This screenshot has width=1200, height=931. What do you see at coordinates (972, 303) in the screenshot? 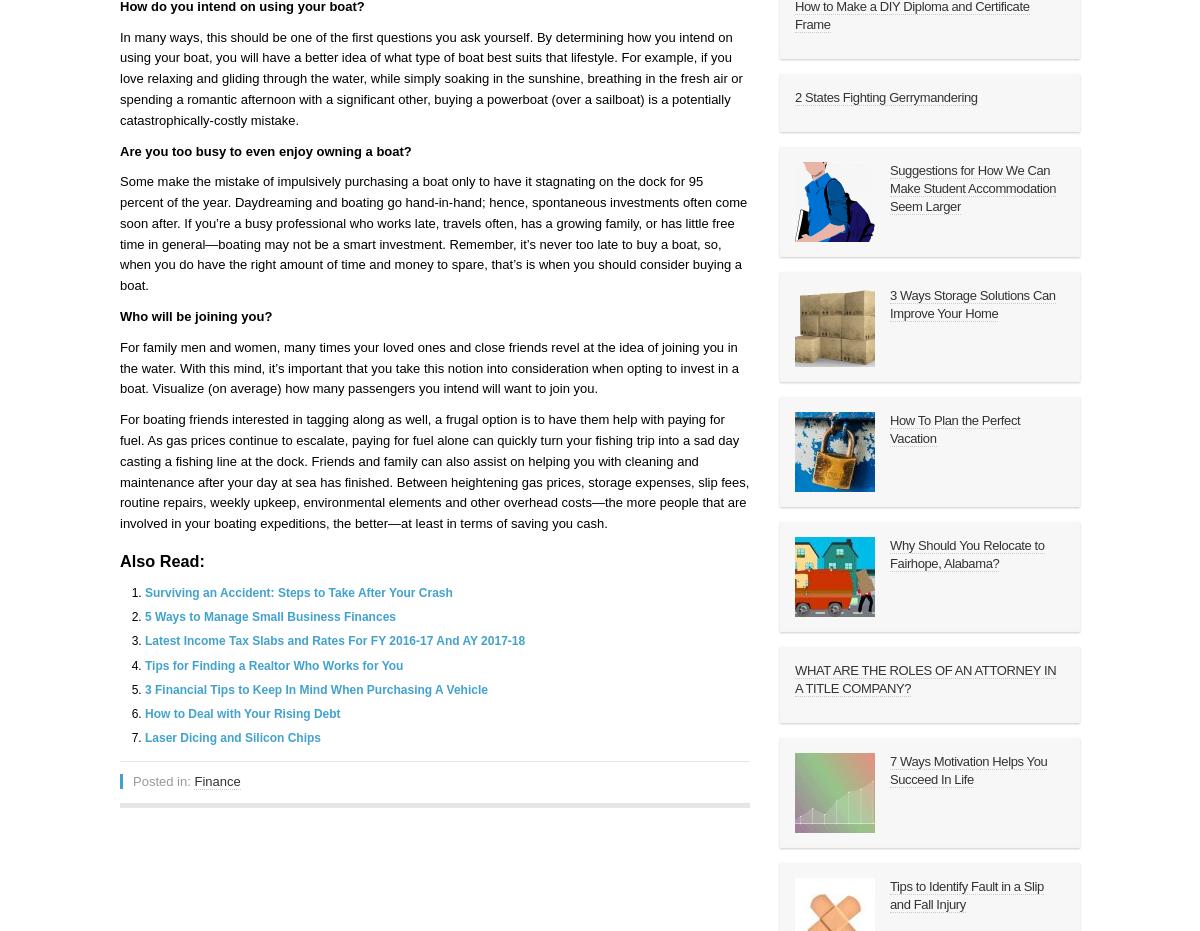
I see `'3 Ways Storage Solutions Can Improve Your Home'` at bounding box center [972, 303].